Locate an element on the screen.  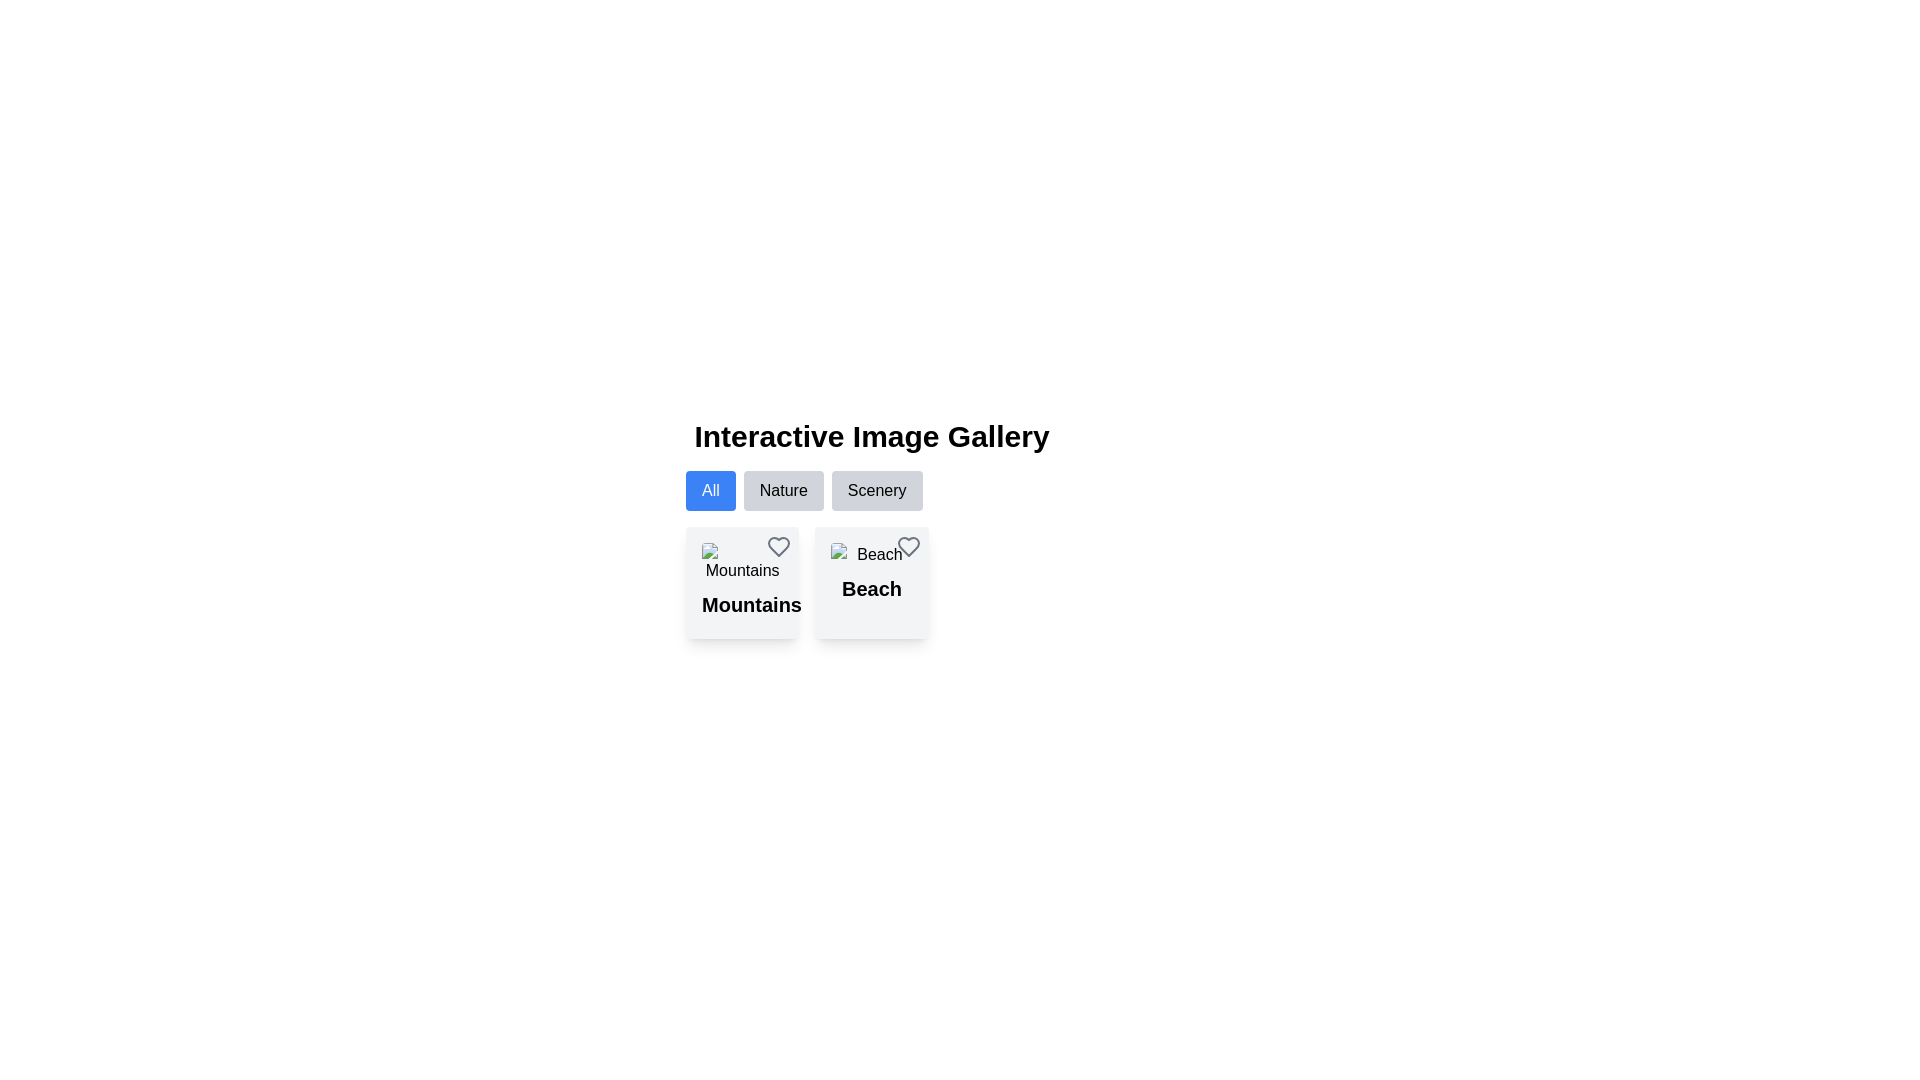
the beach image thumbnail located is located at coordinates (872, 555).